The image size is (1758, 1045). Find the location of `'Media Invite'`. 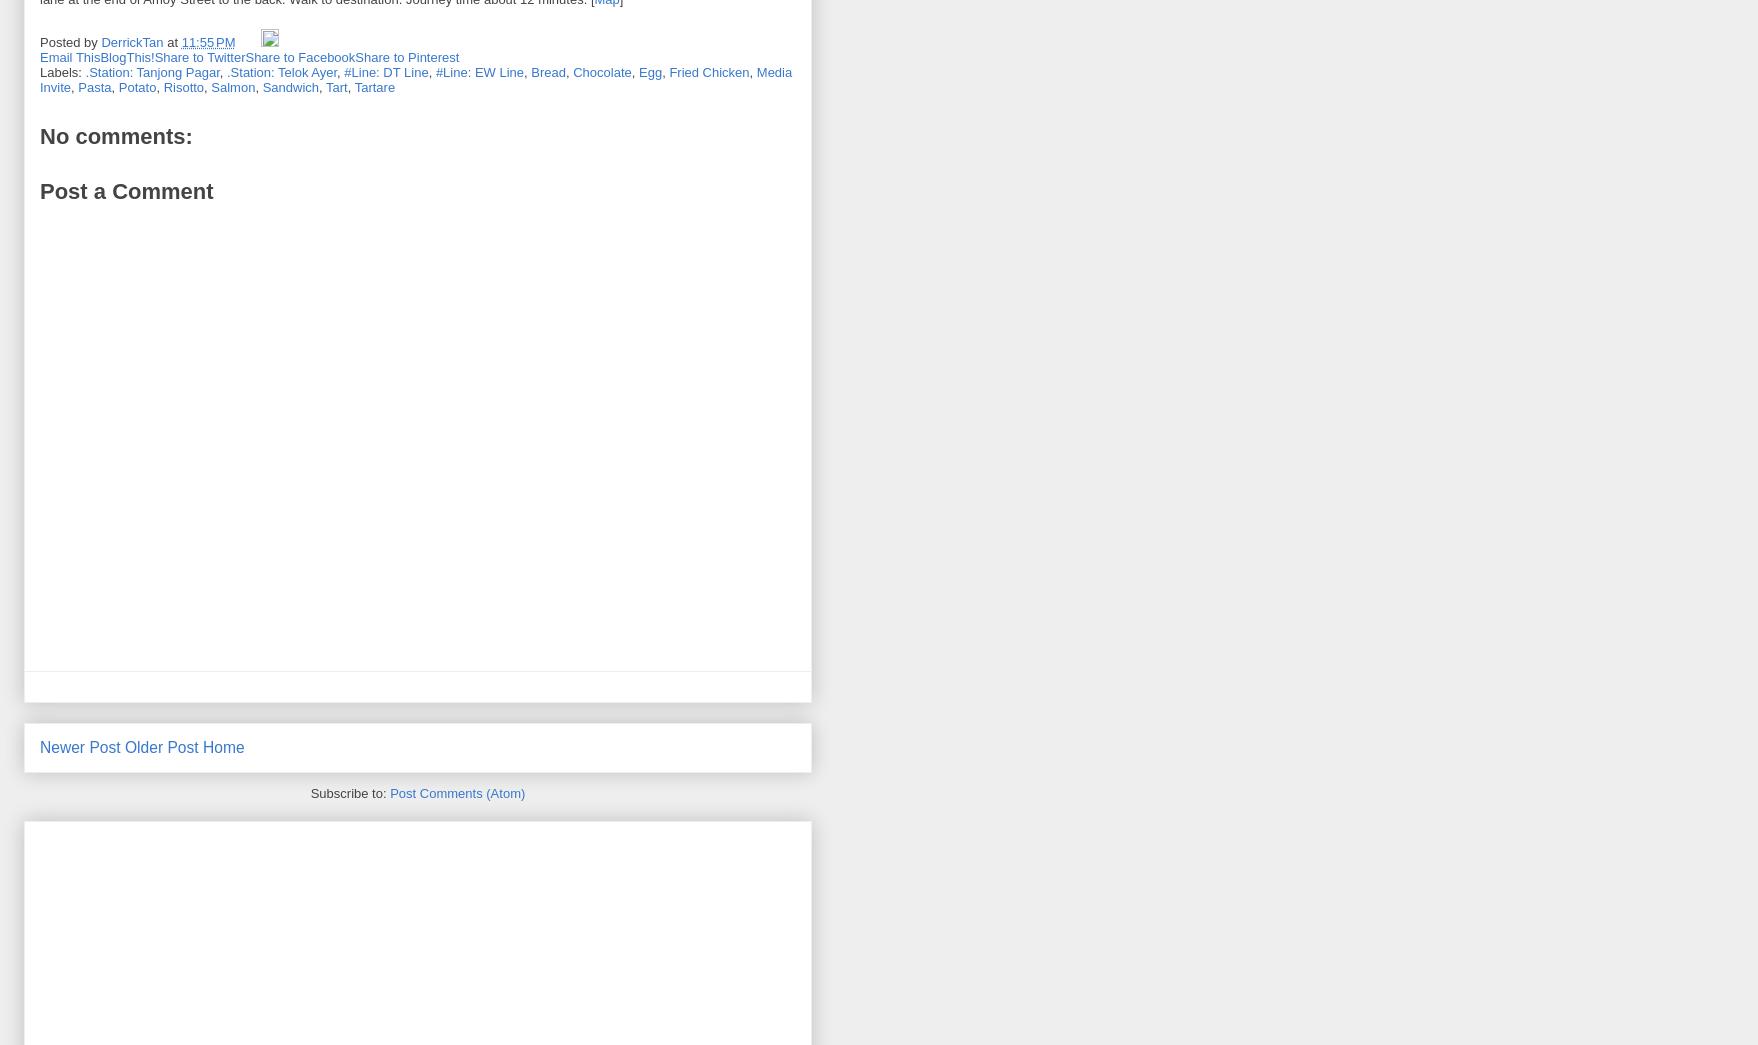

'Media Invite' is located at coordinates (415, 79).